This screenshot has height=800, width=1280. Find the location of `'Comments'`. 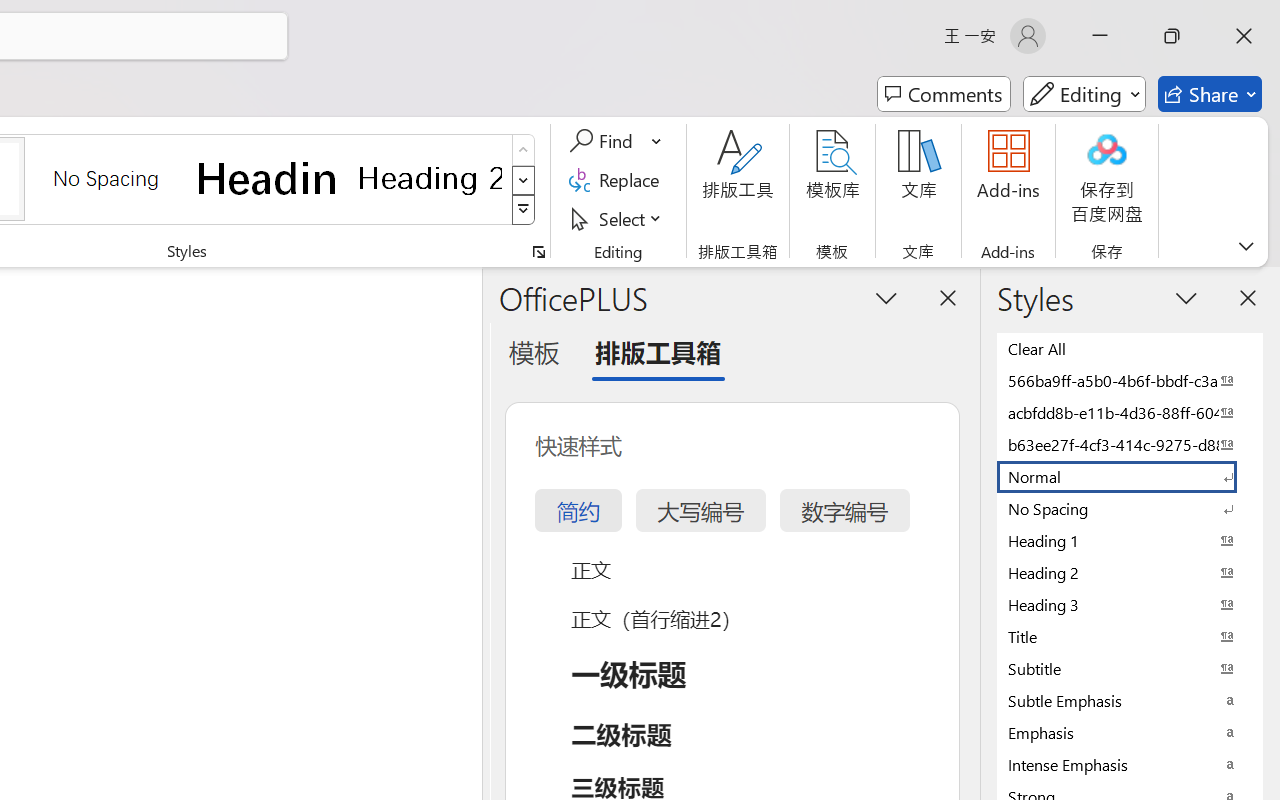

'Comments' is located at coordinates (943, 94).